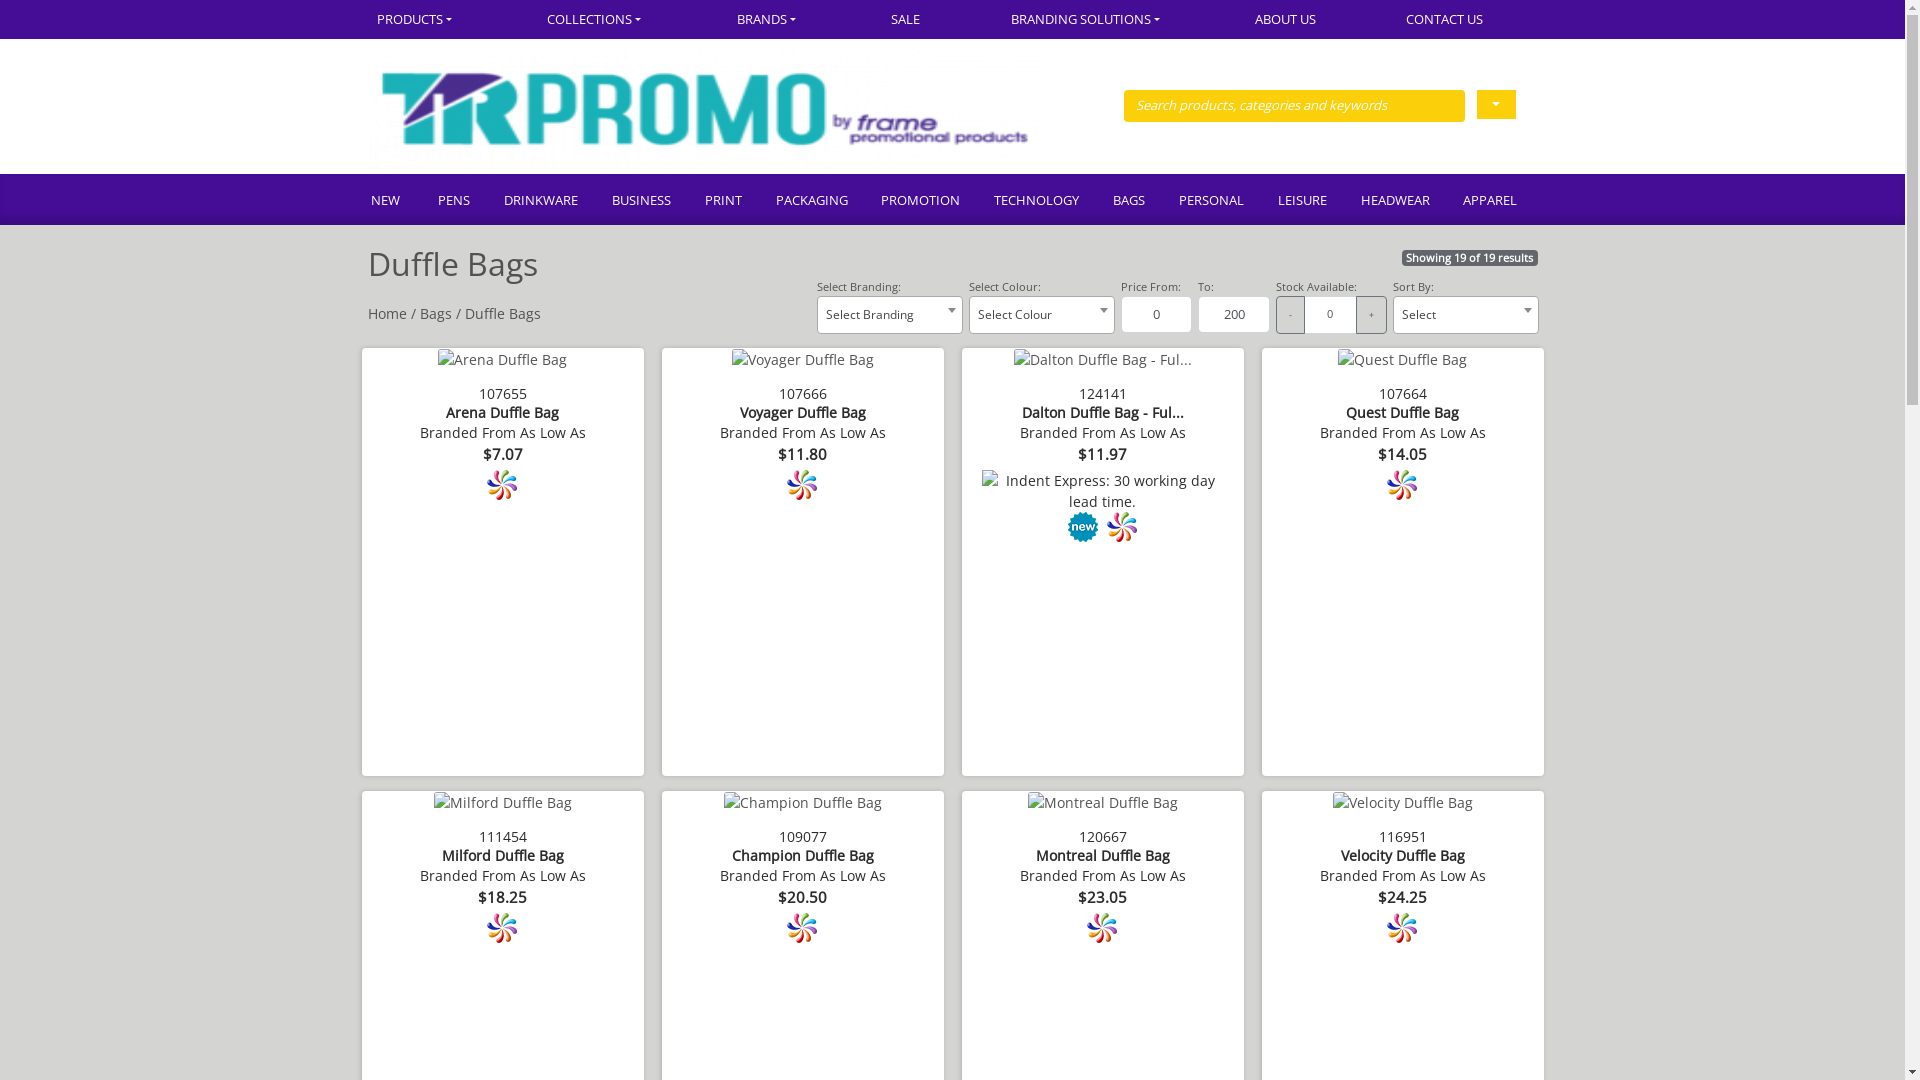  What do you see at coordinates (686, 201) in the screenshot?
I see `'PRINT'` at bounding box center [686, 201].